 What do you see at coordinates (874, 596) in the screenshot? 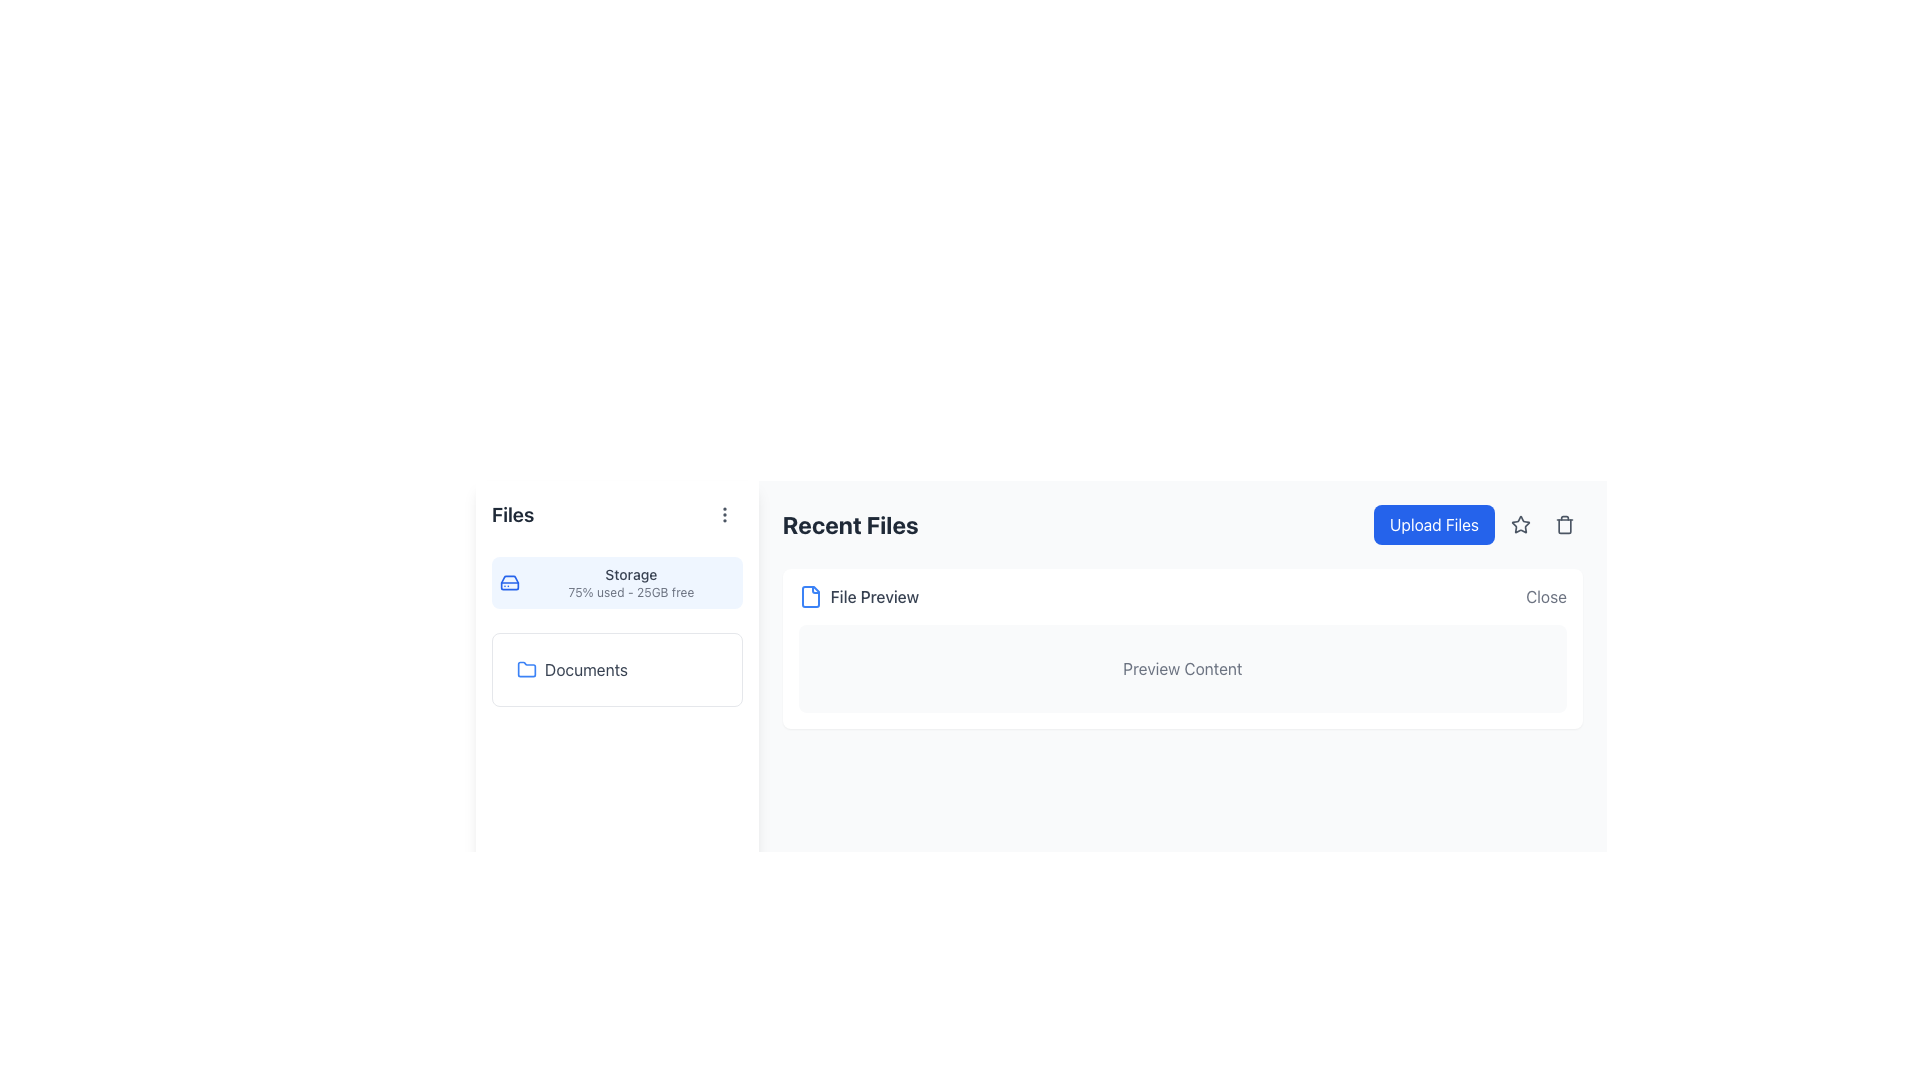
I see `the 'File Preview' text label located in the 'Recent Files' section` at bounding box center [874, 596].